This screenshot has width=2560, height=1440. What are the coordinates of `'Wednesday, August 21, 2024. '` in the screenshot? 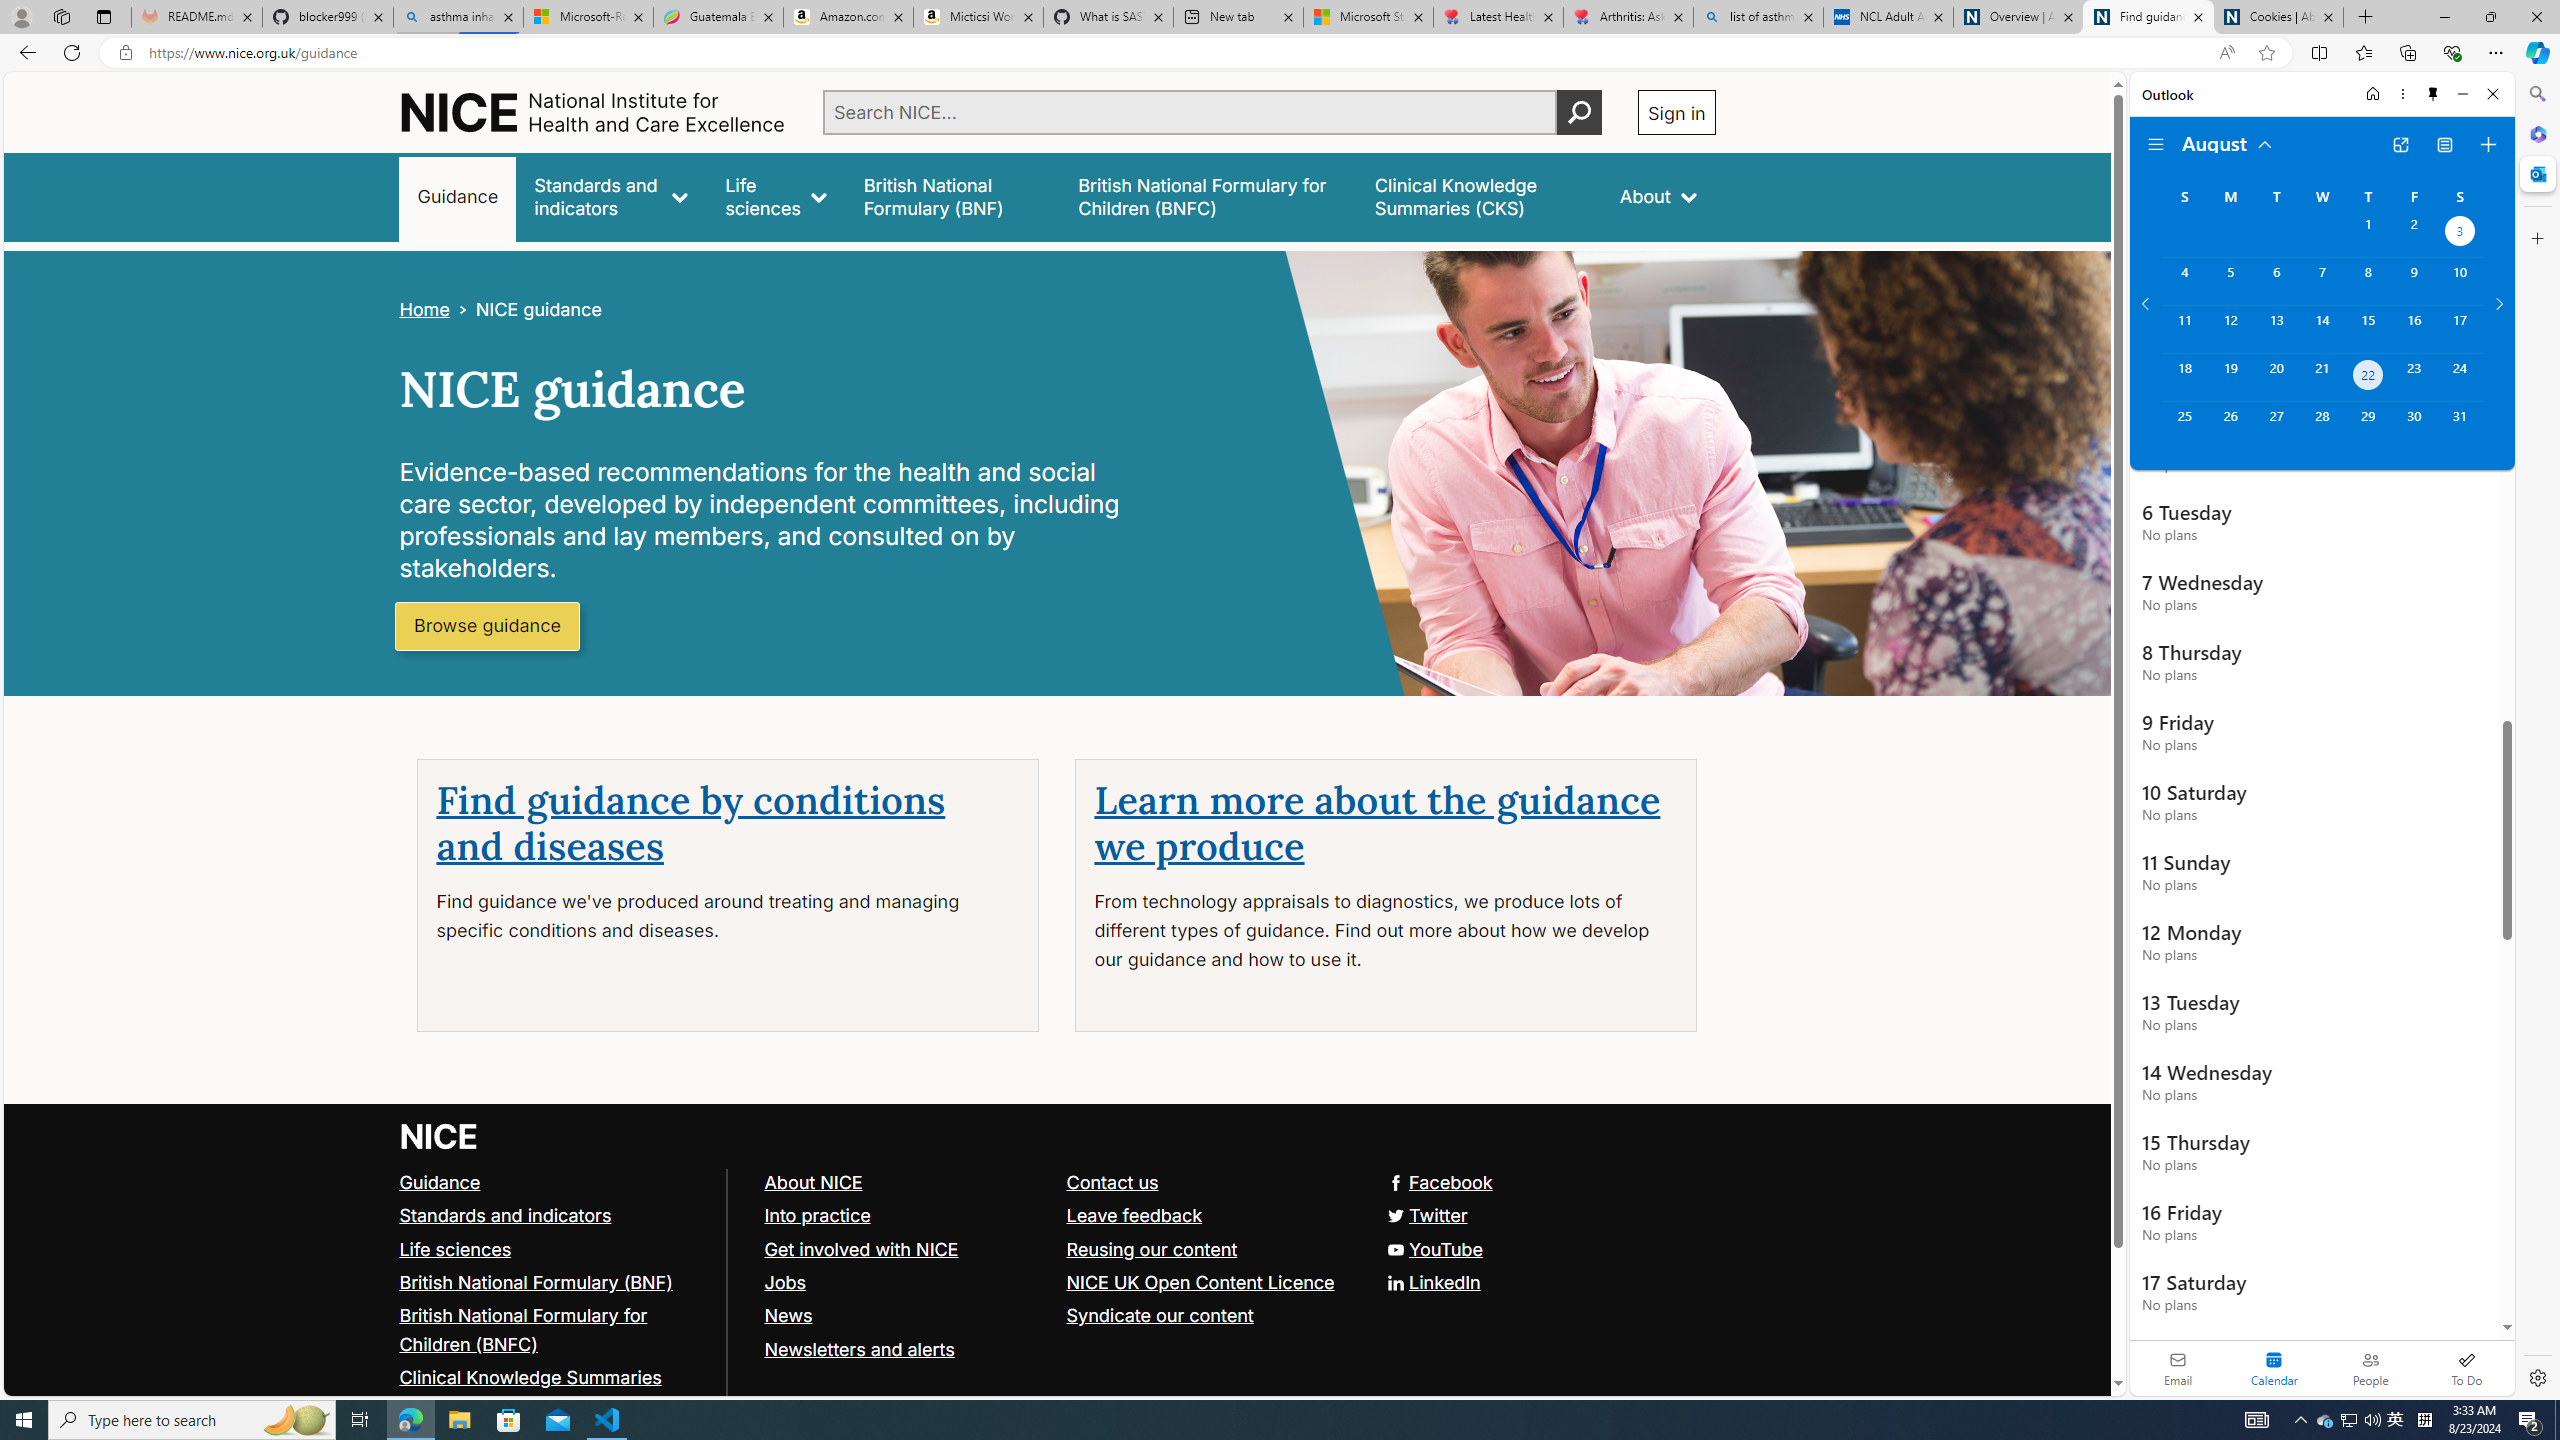 It's located at (2320, 376).